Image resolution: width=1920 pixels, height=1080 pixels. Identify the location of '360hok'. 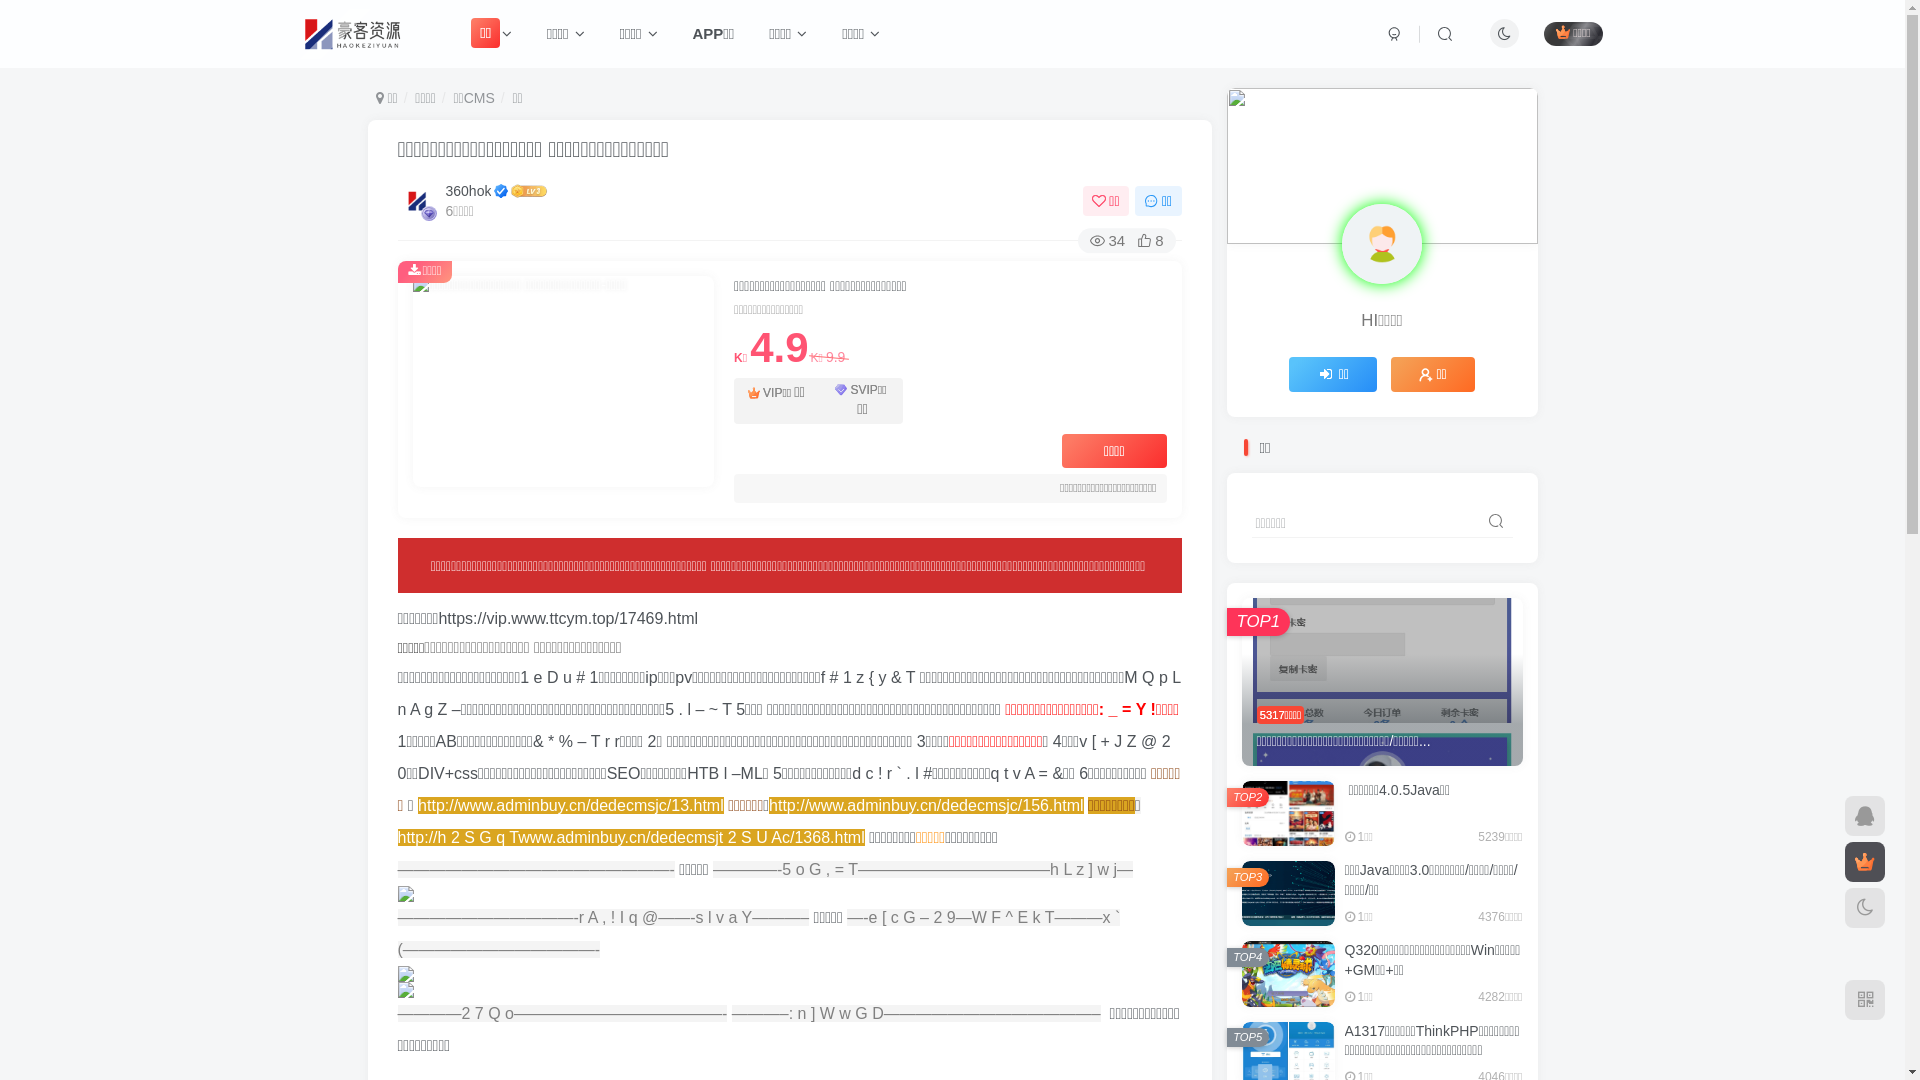
(468, 191).